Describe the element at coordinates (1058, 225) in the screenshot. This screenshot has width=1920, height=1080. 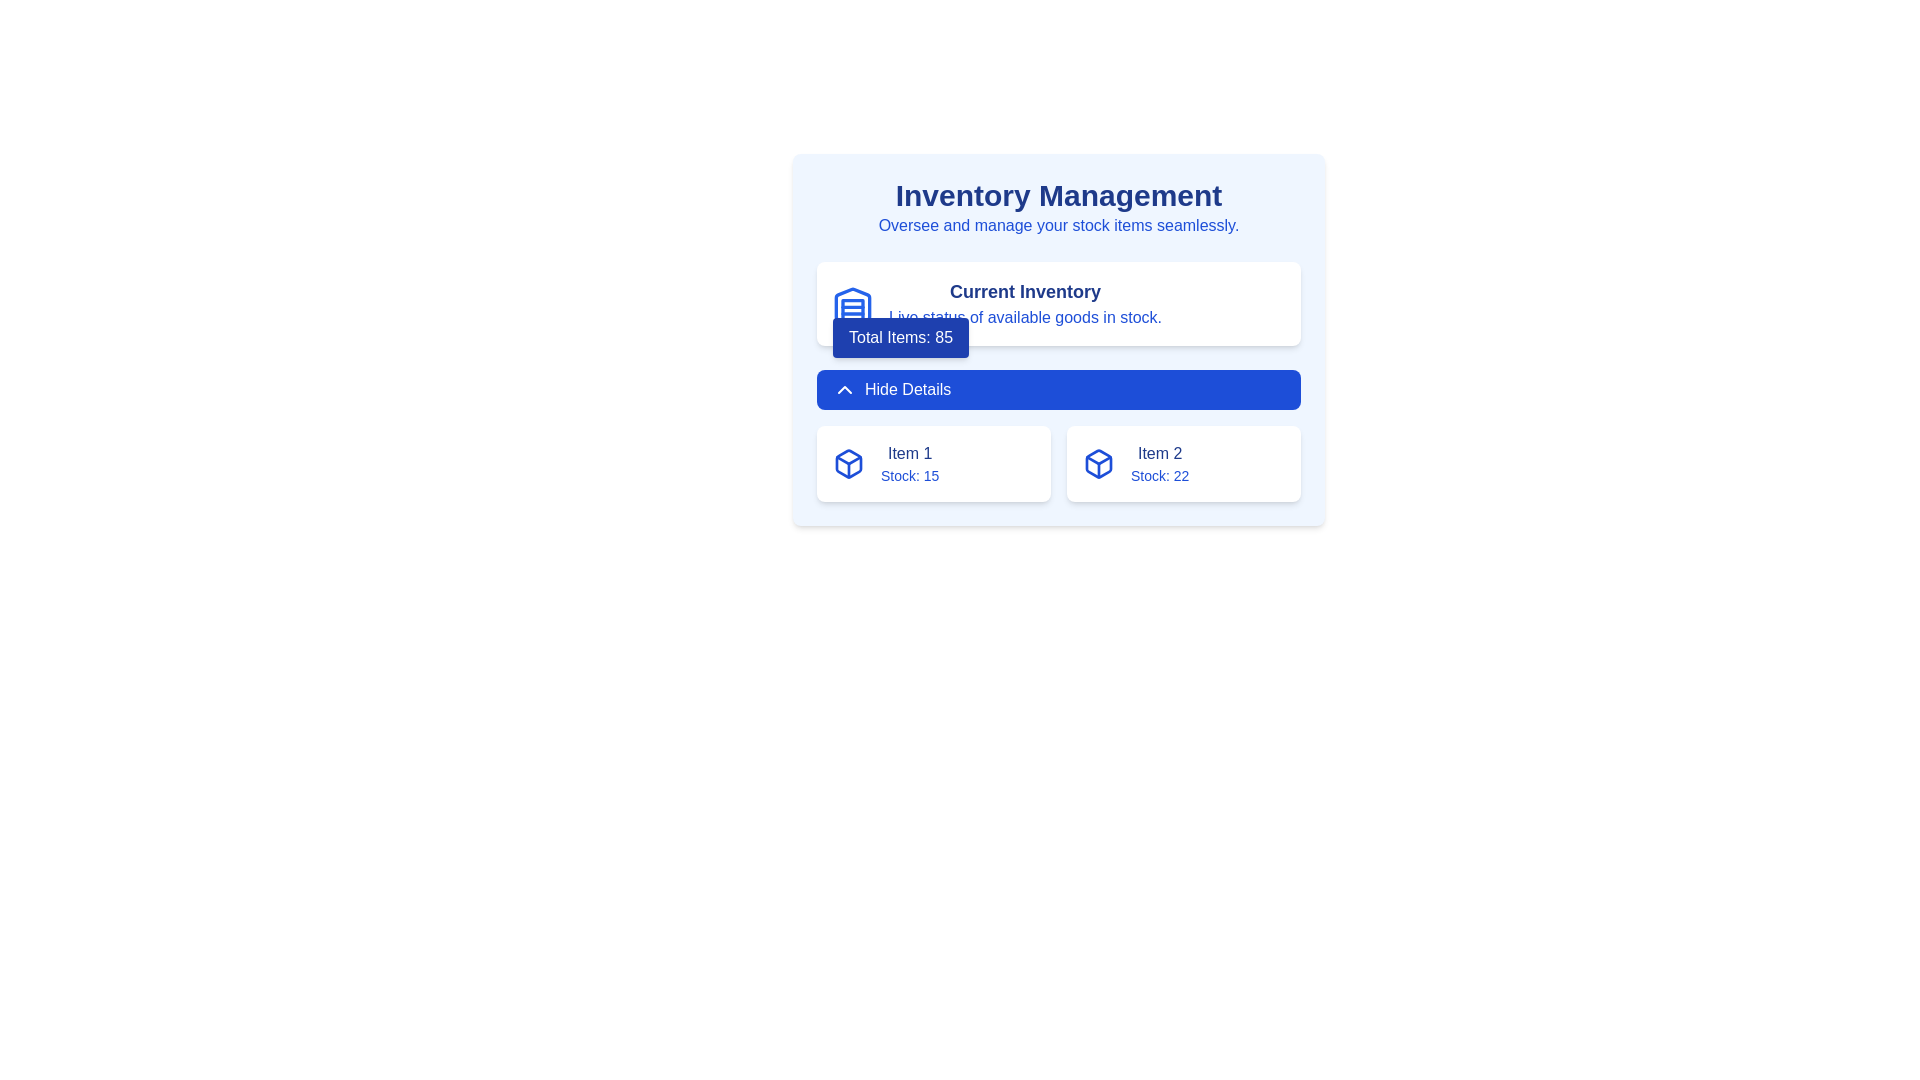
I see `the text display containing 'Oversee and manage your stock items seamlessly.' located beneath the 'Inventory Management' heading` at that location.